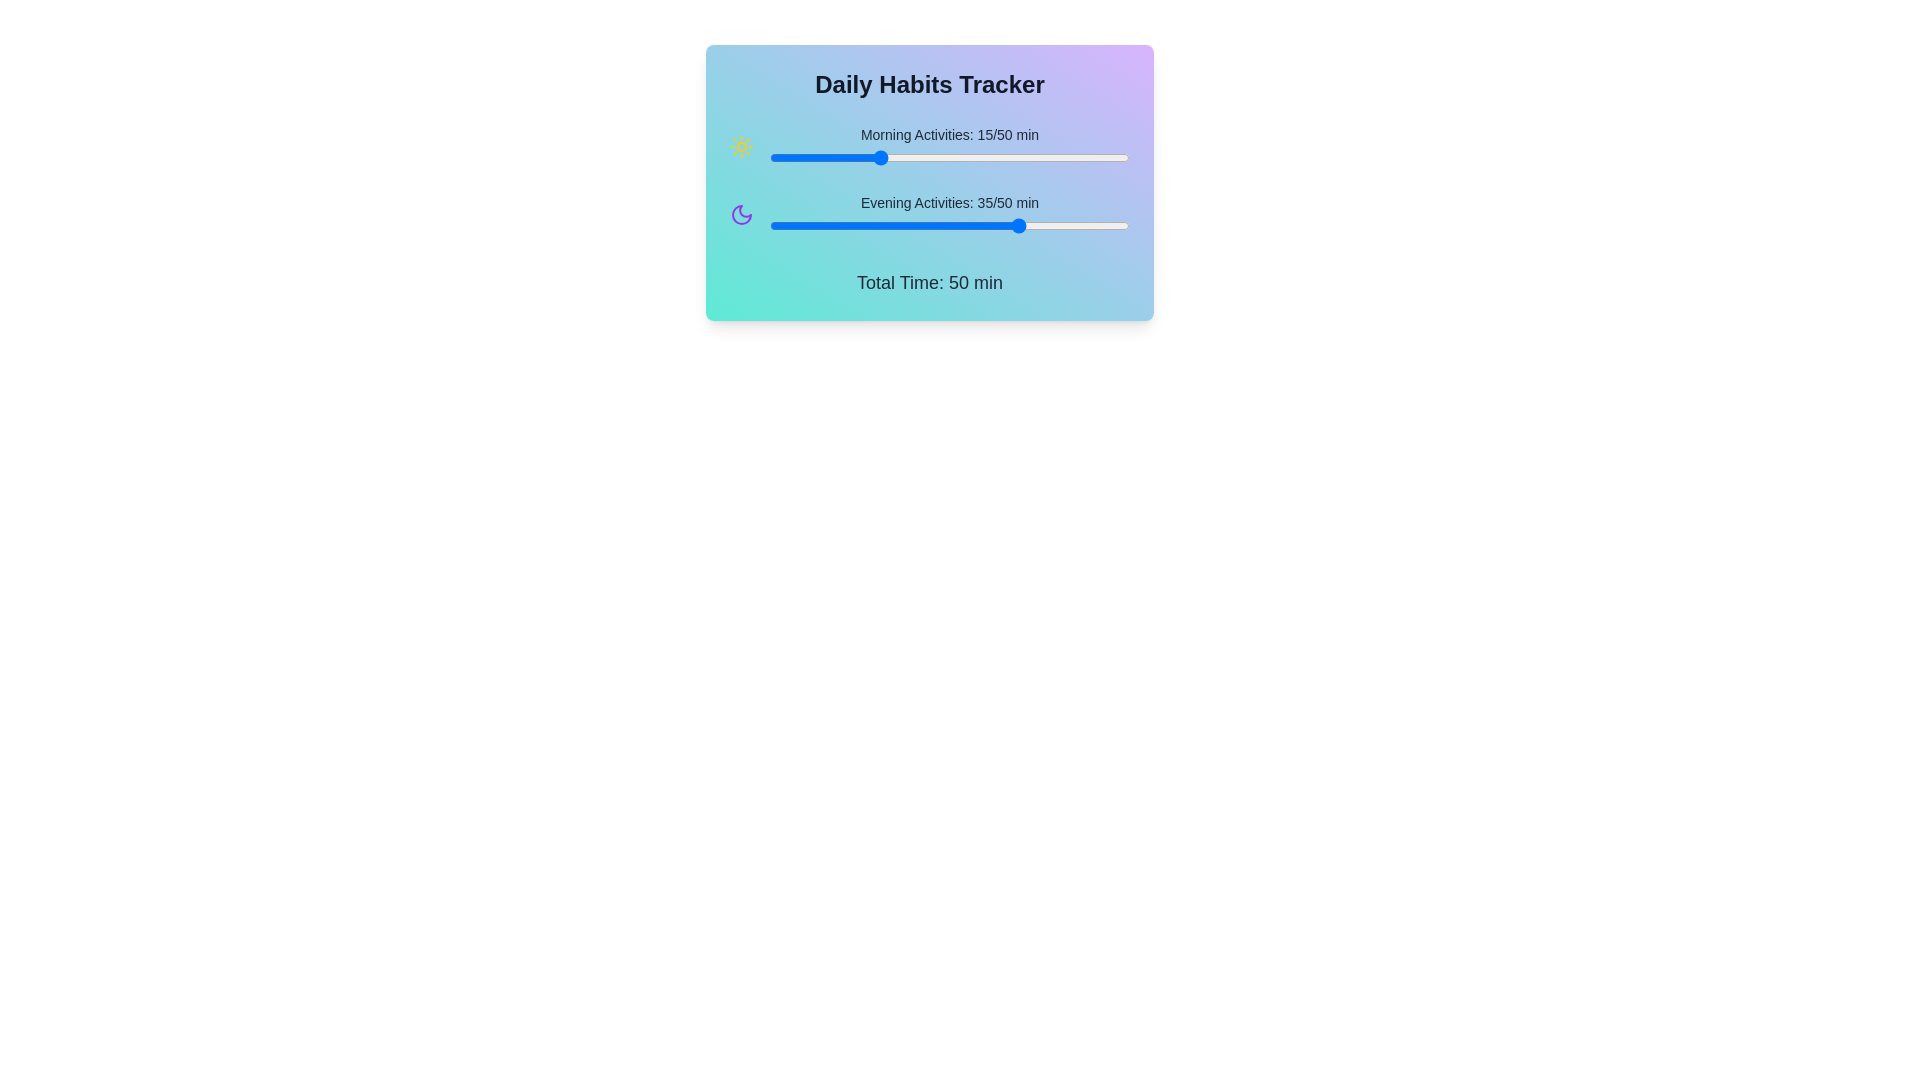 This screenshot has height=1080, width=1920. I want to click on the 'Morning Activities' slider, so click(1029, 157).